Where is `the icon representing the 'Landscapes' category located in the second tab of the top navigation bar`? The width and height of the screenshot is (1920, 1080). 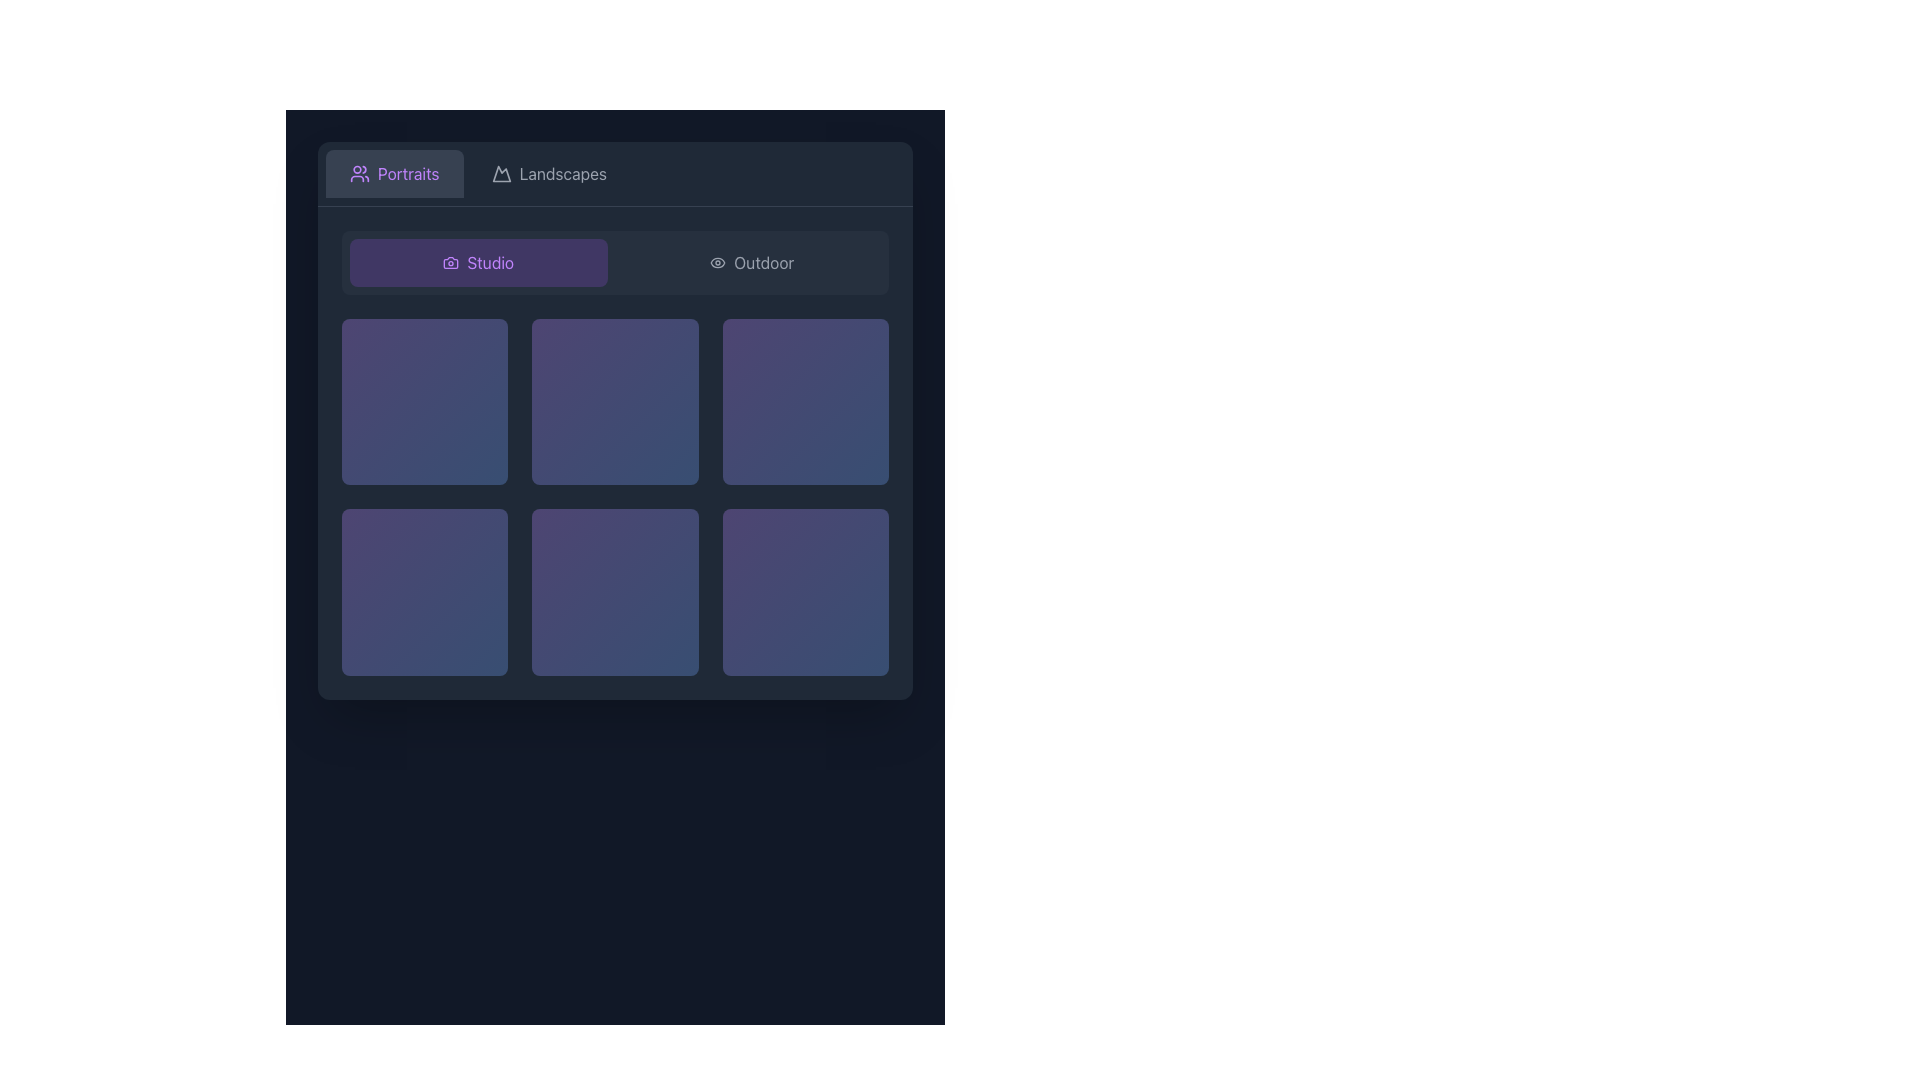
the icon representing the 'Landscapes' category located in the second tab of the top navigation bar is located at coordinates (501, 172).